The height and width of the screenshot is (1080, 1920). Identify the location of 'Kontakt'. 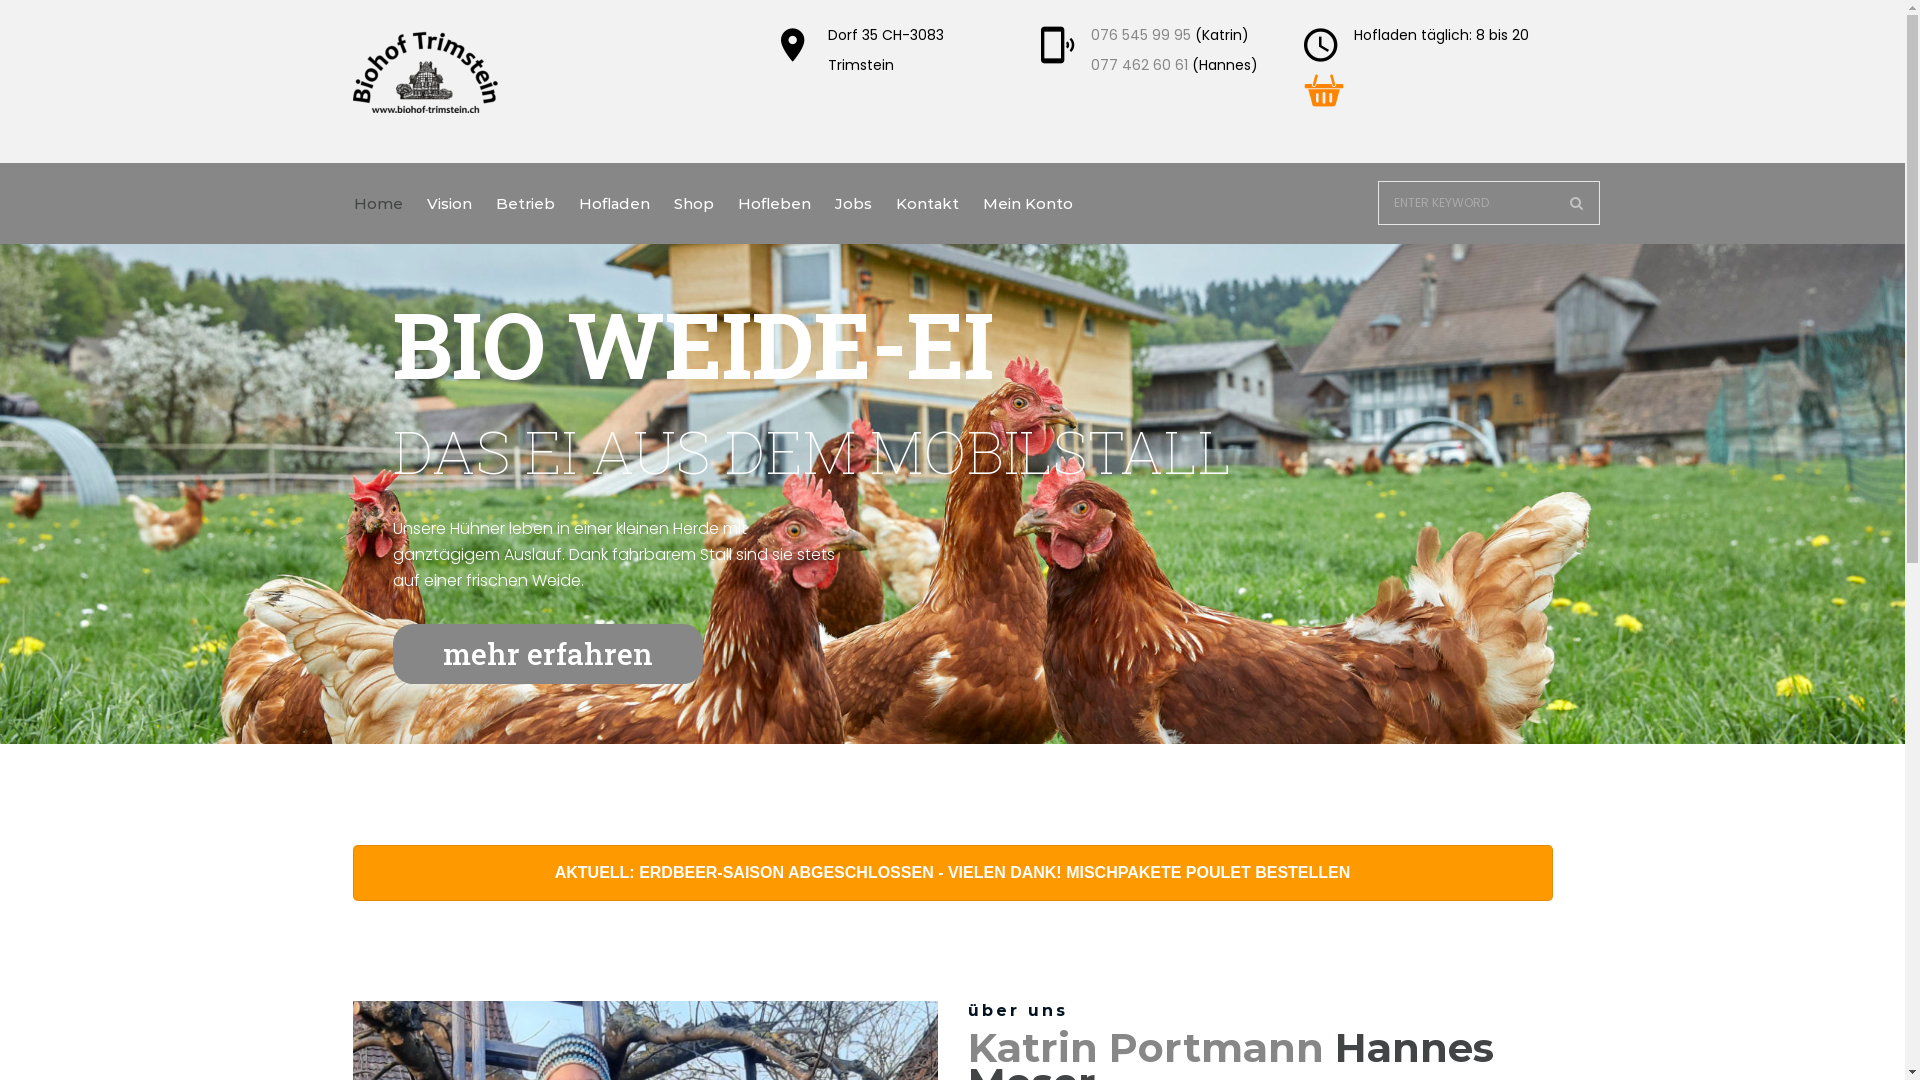
(926, 203).